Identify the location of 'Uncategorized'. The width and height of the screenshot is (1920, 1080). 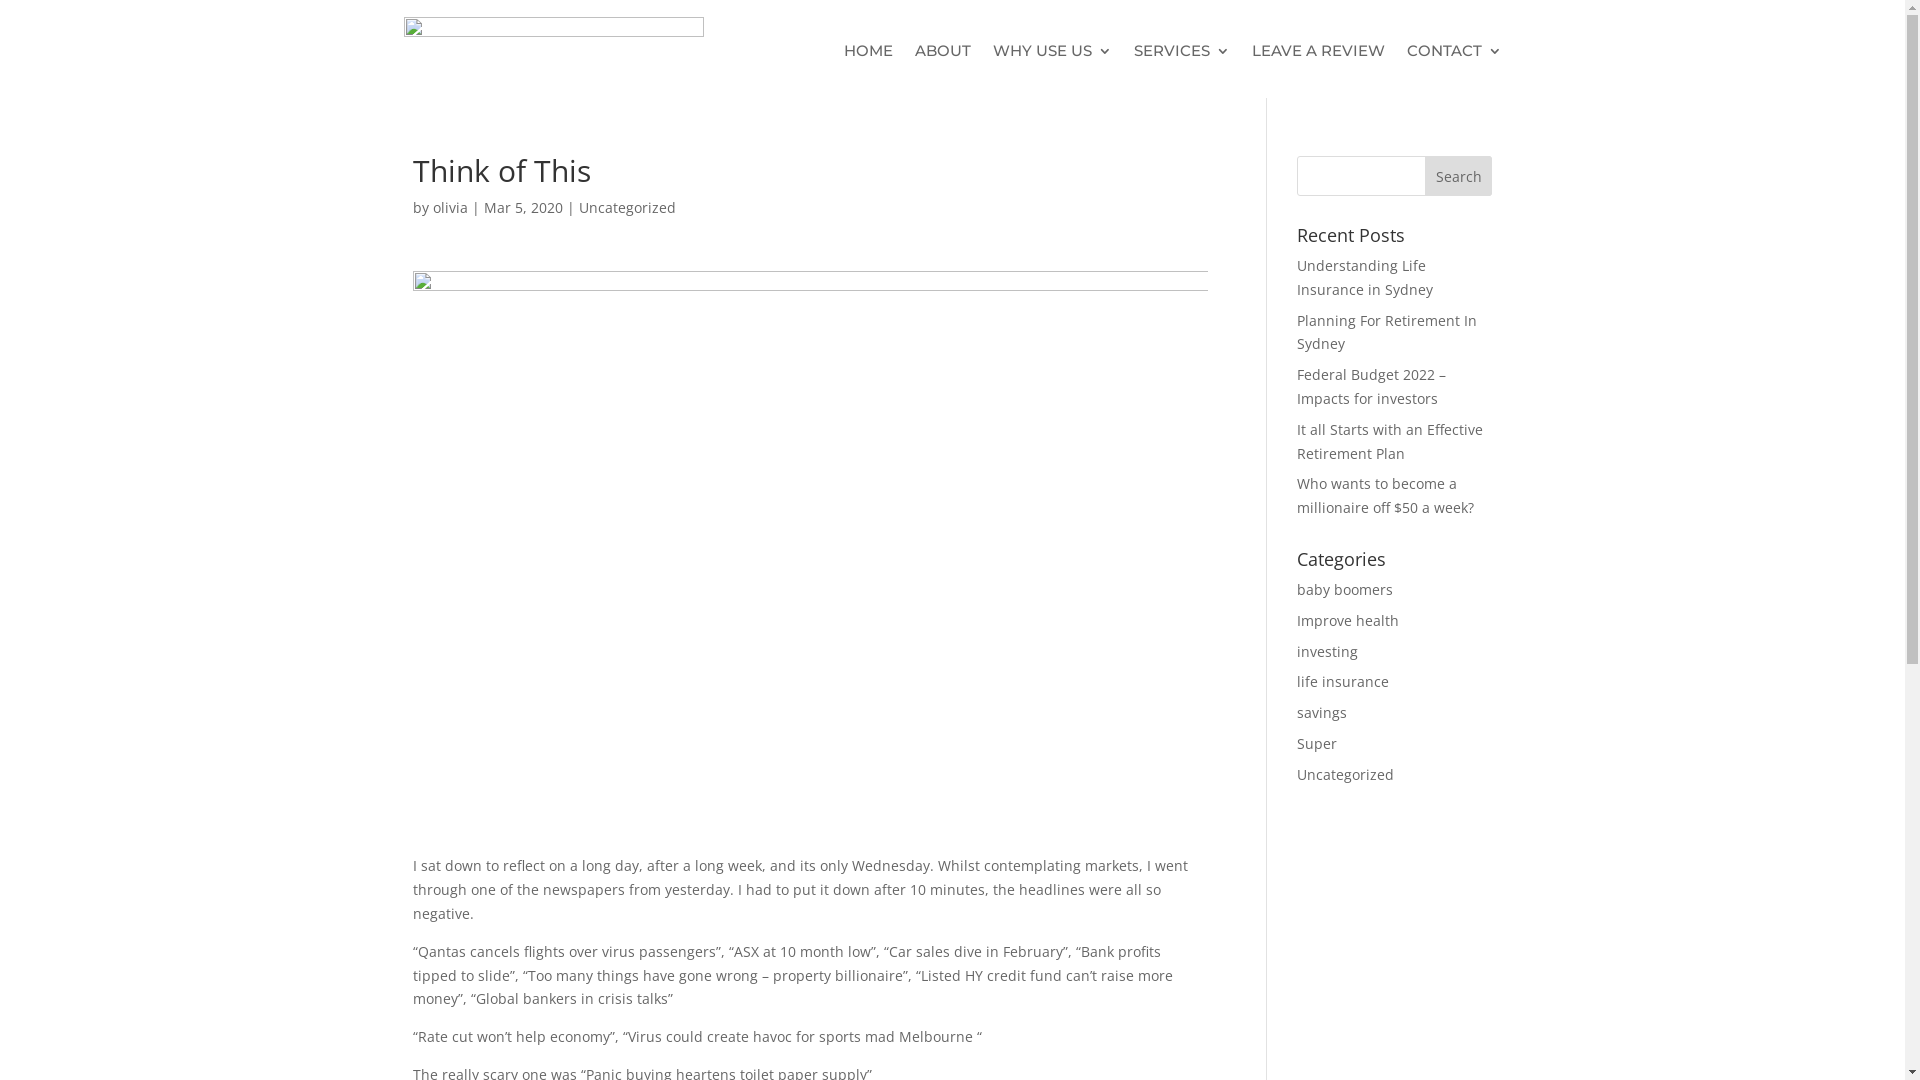
(1296, 773).